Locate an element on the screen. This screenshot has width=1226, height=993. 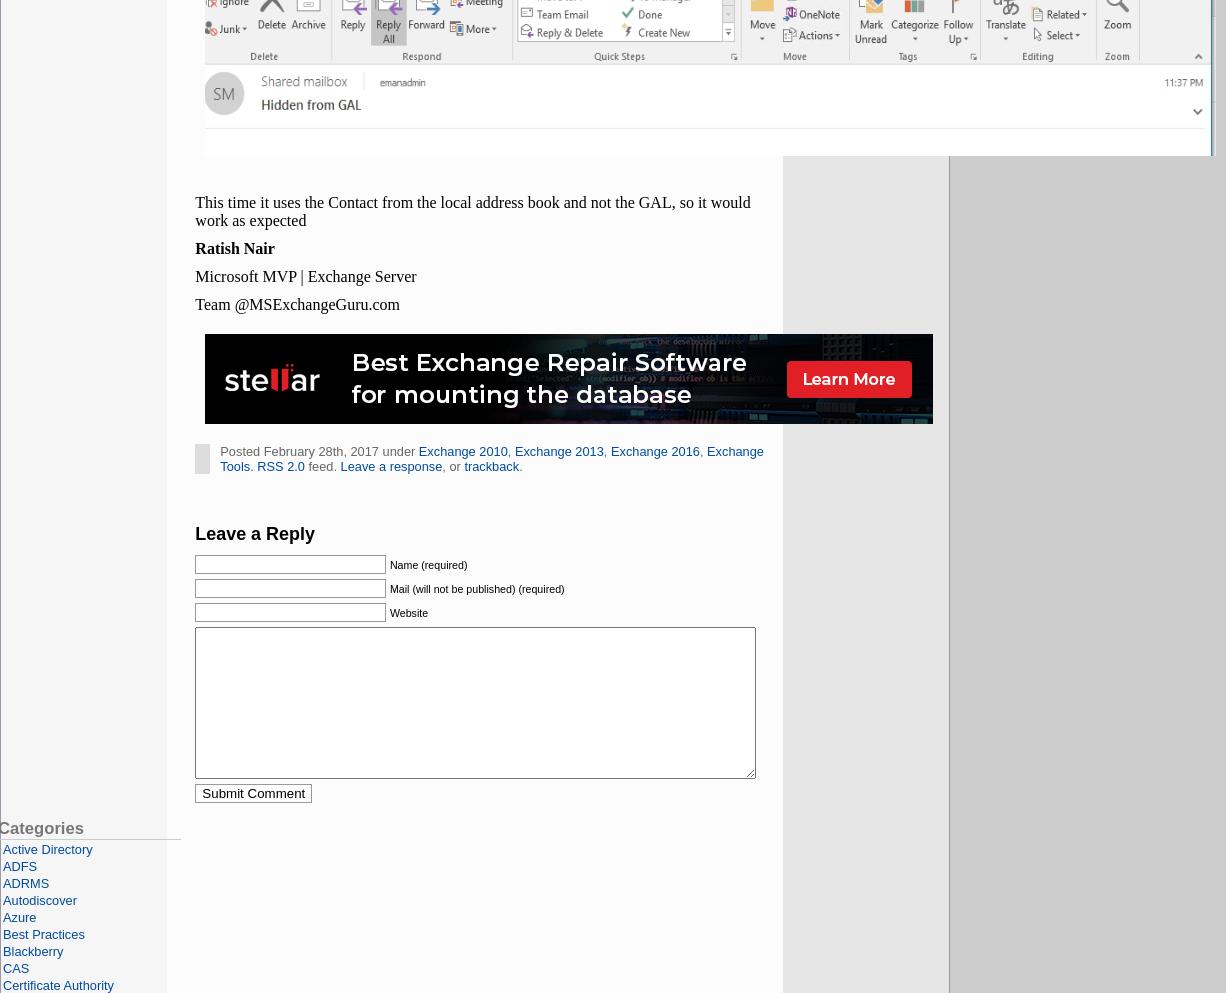
'Microsoft MVP | Exchange Server' is located at coordinates (305, 276).